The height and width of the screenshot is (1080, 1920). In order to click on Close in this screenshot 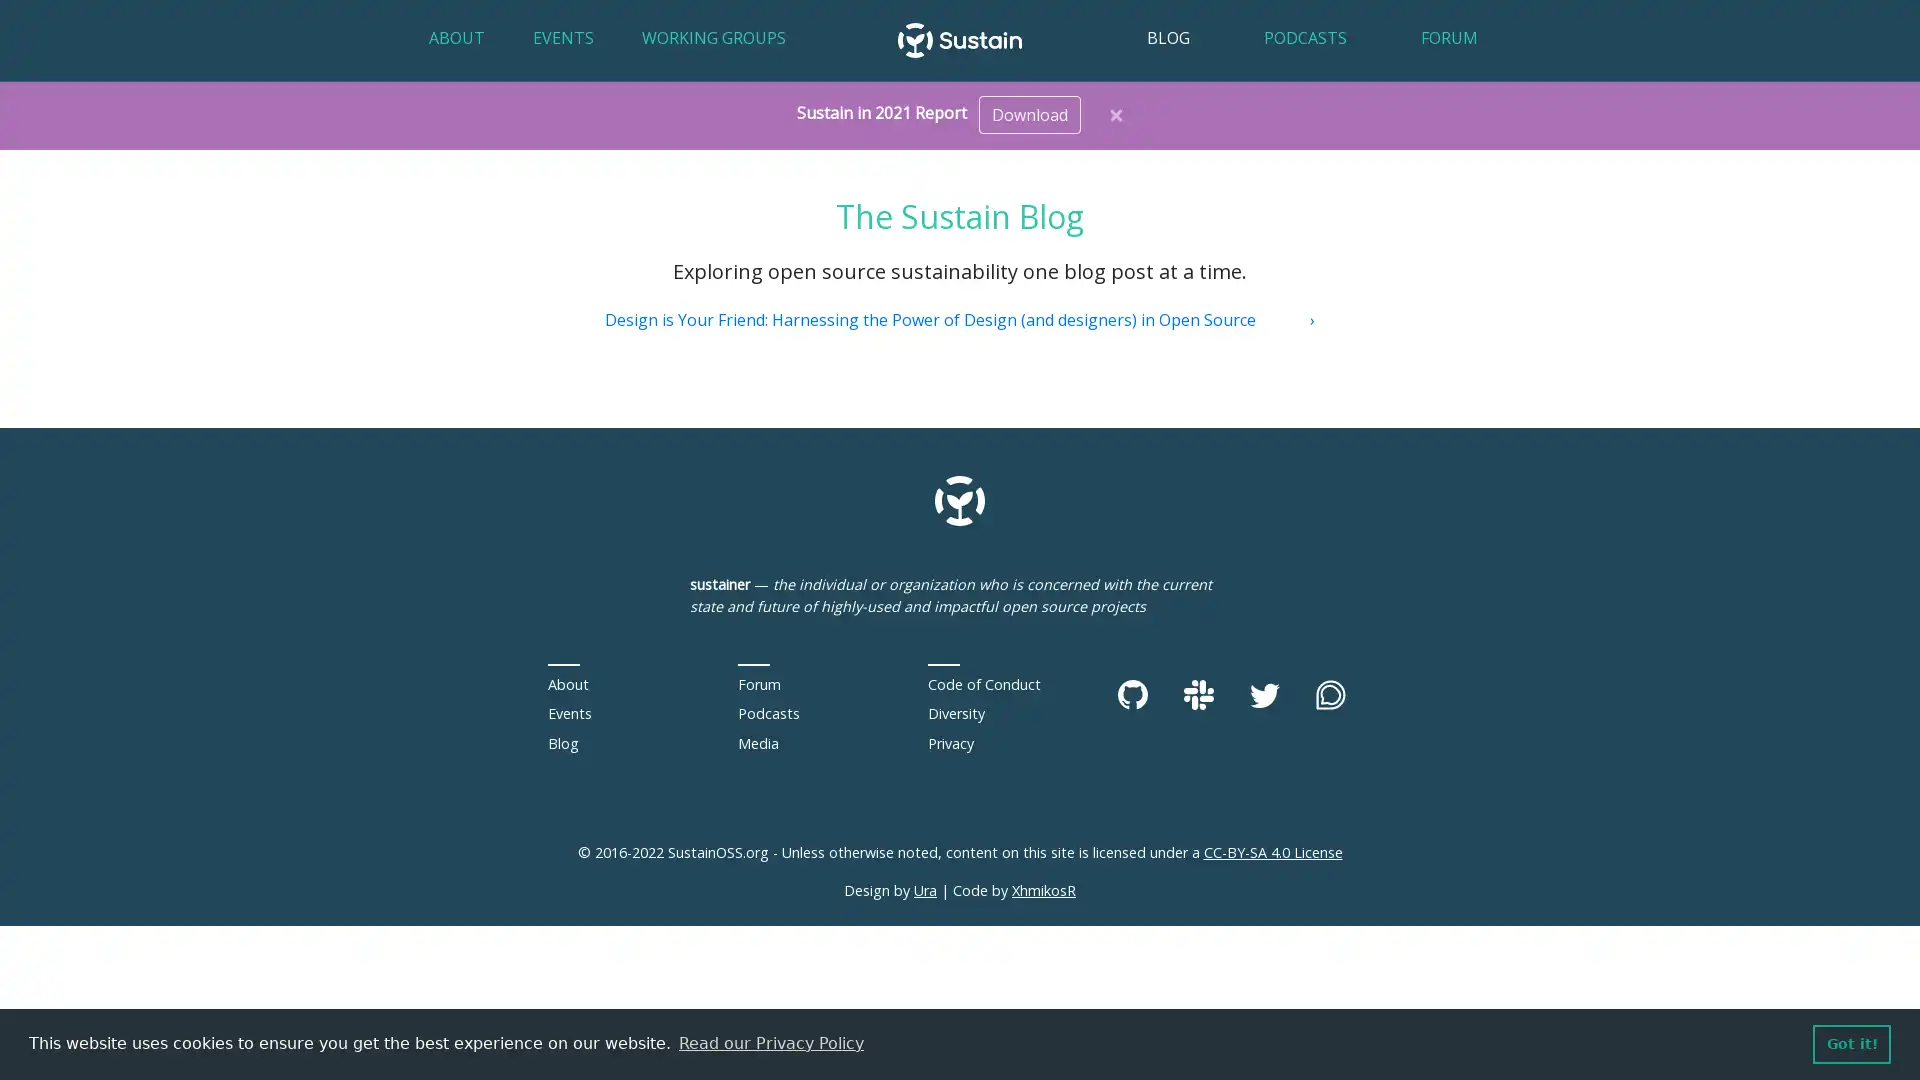, I will do `click(1115, 115)`.